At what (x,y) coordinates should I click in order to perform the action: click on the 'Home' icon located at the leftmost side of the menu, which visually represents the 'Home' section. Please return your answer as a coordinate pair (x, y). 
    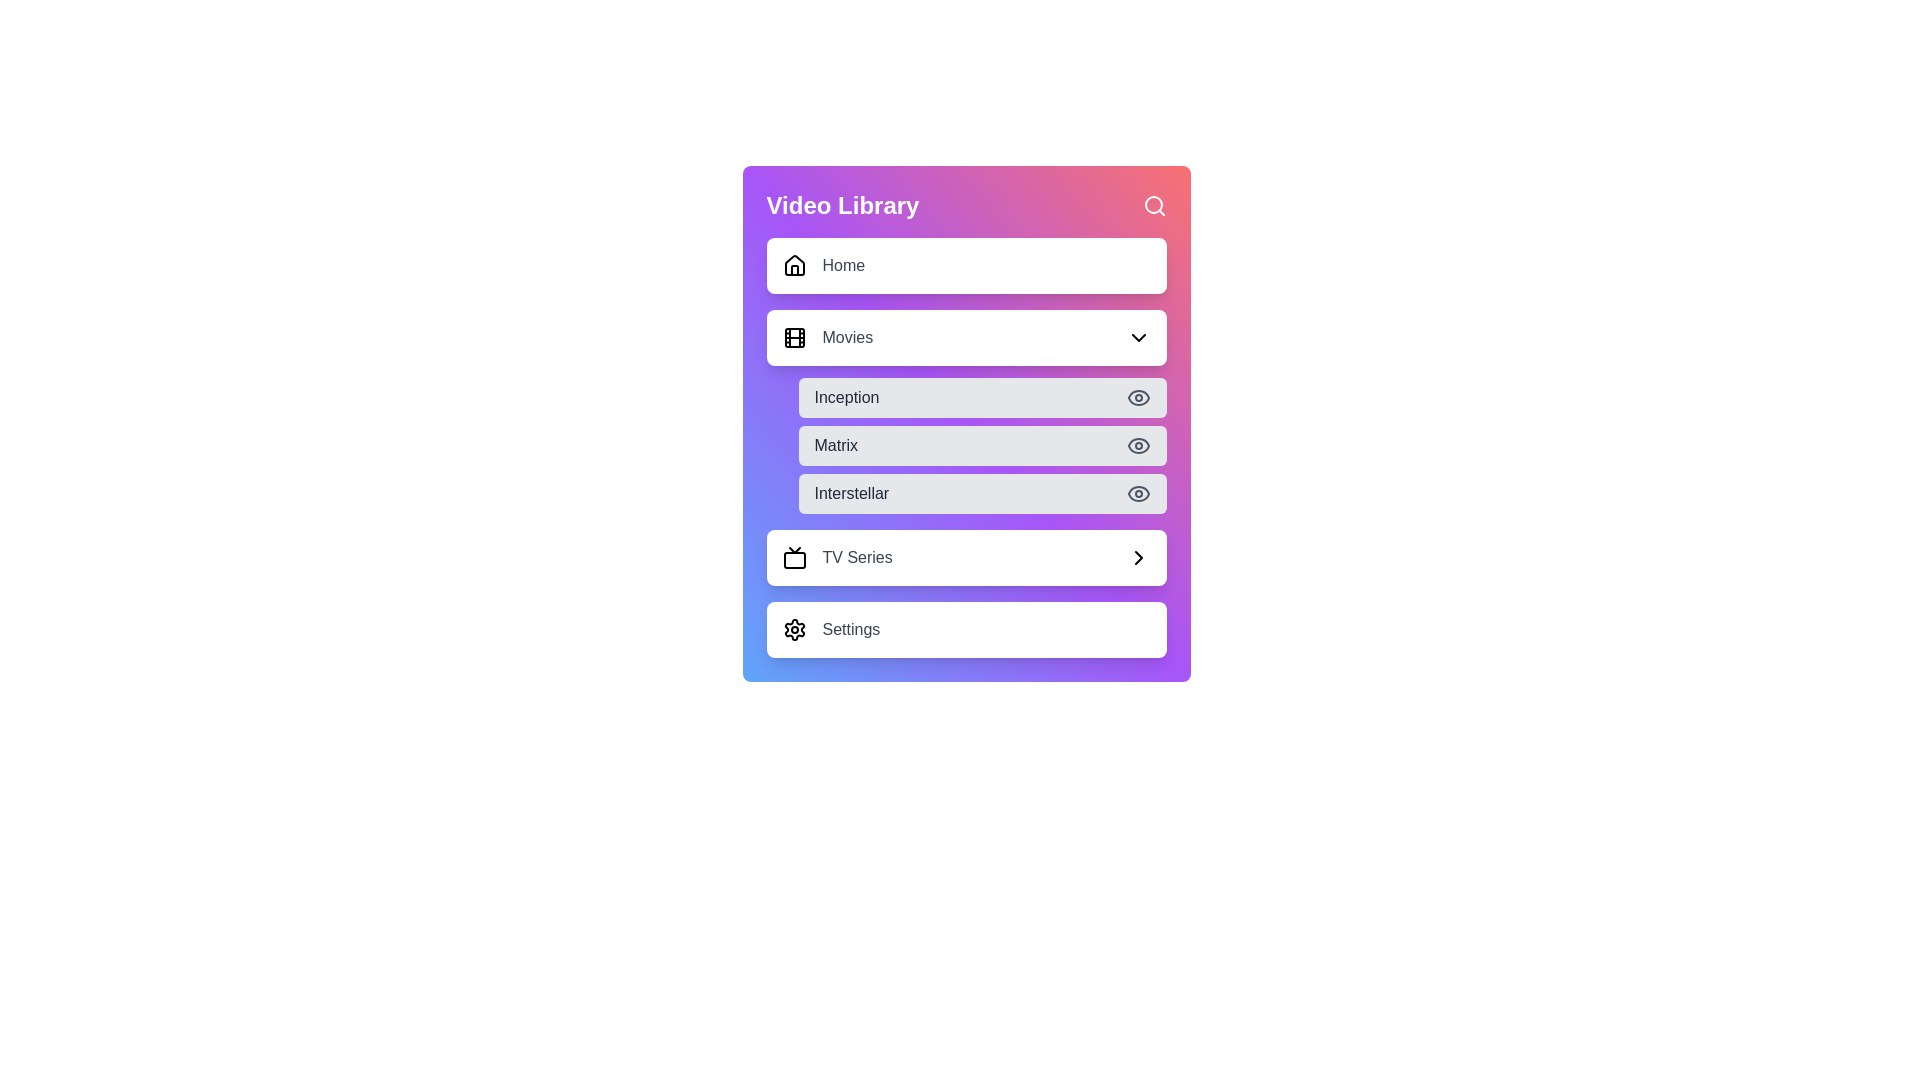
    Looking at the image, I should click on (793, 265).